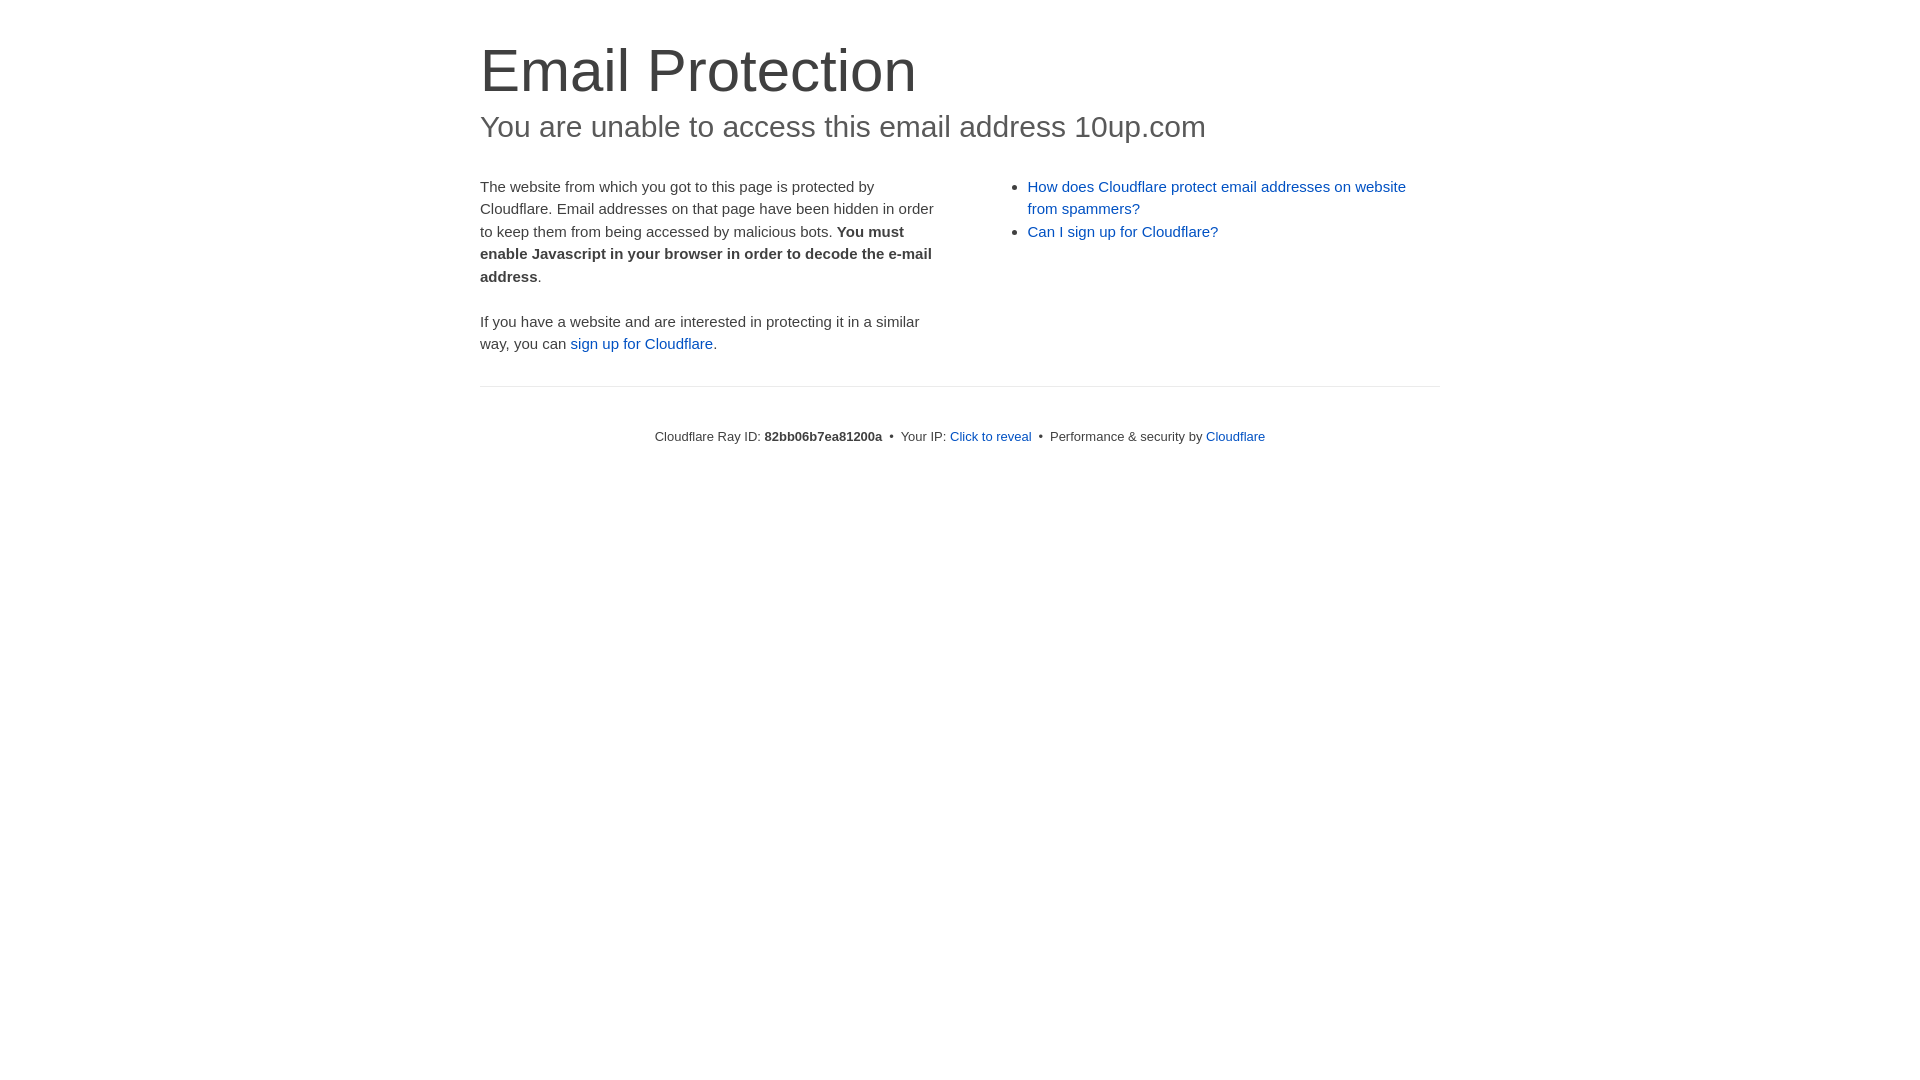 This screenshot has width=1920, height=1080. Describe the element at coordinates (1027, 230) in the screenshot. I see `'Can I sign up for Cloudflare?'` at that location.